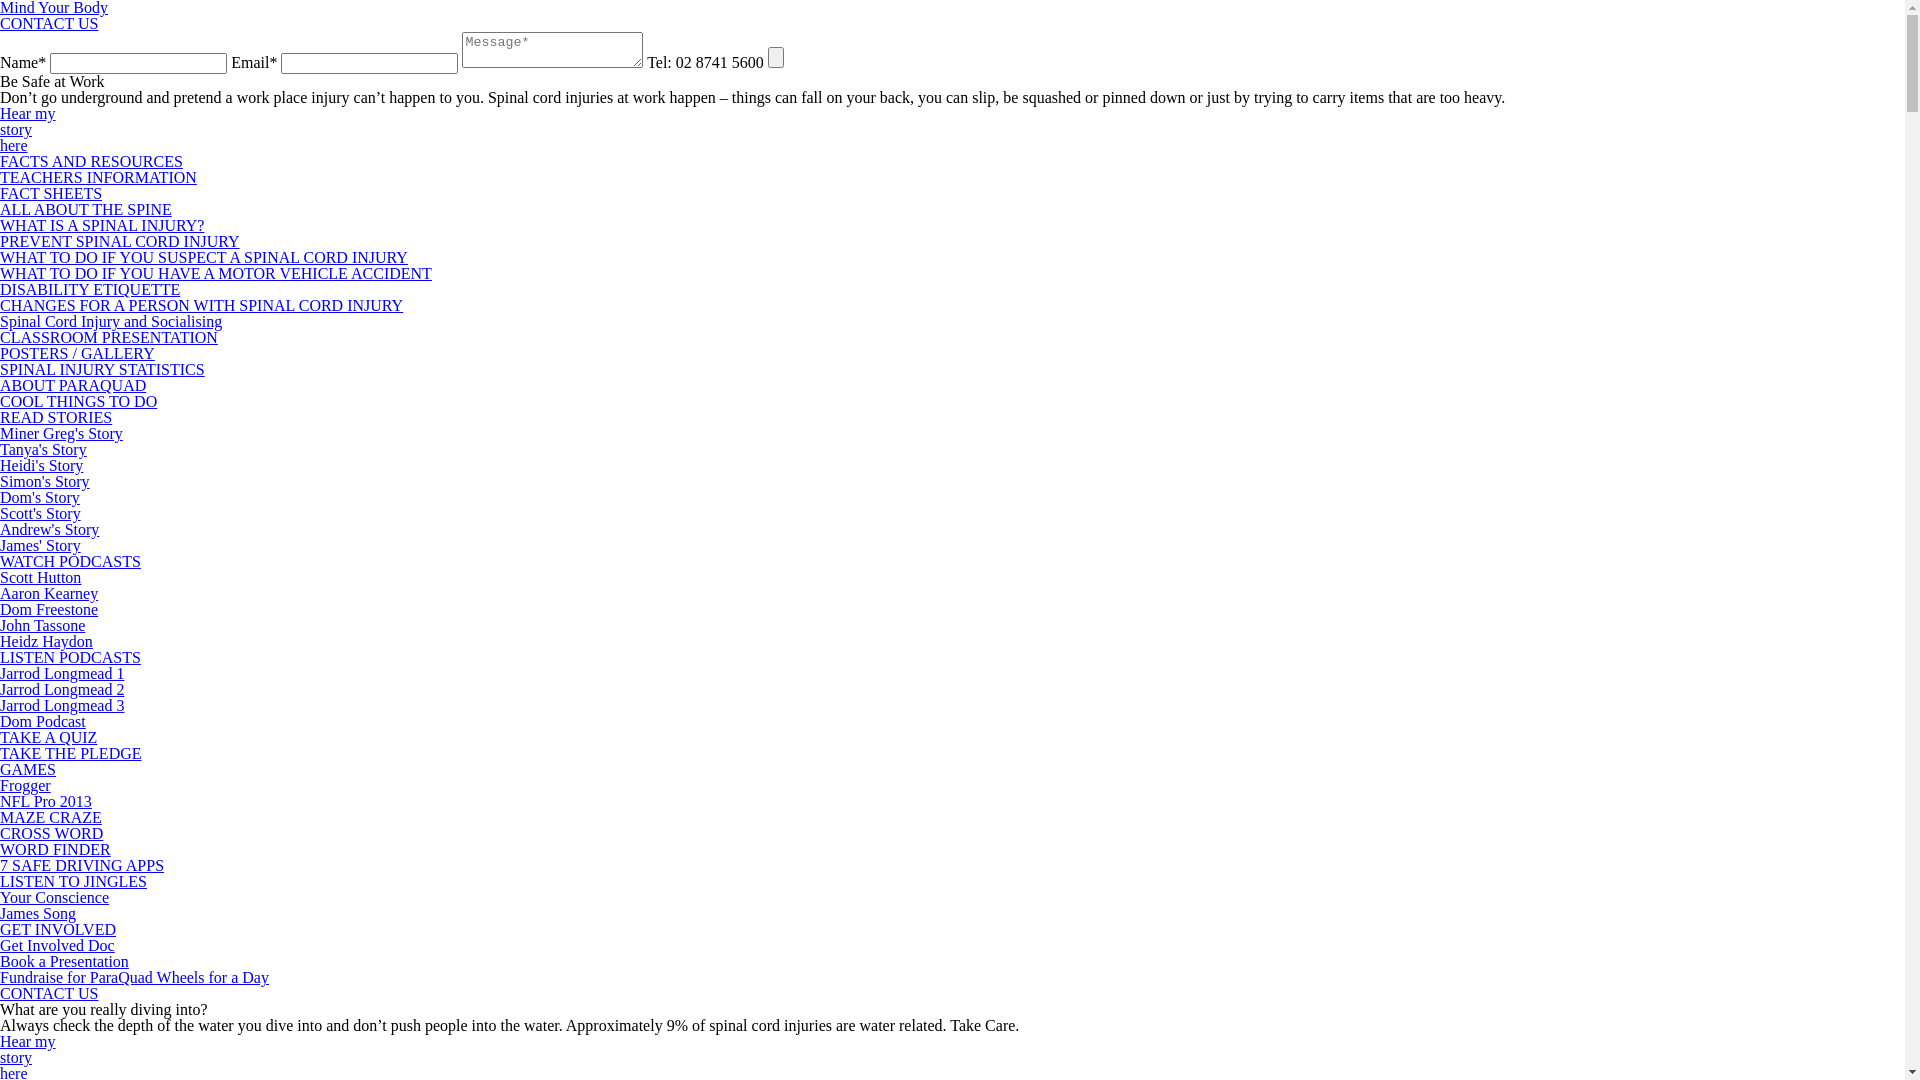 This screenshot has height=1080, width=1920. What do you see at coordinates (0, 512) in the screenshot?
I see `'Scott's Story'` at bounding box center [0, 512].